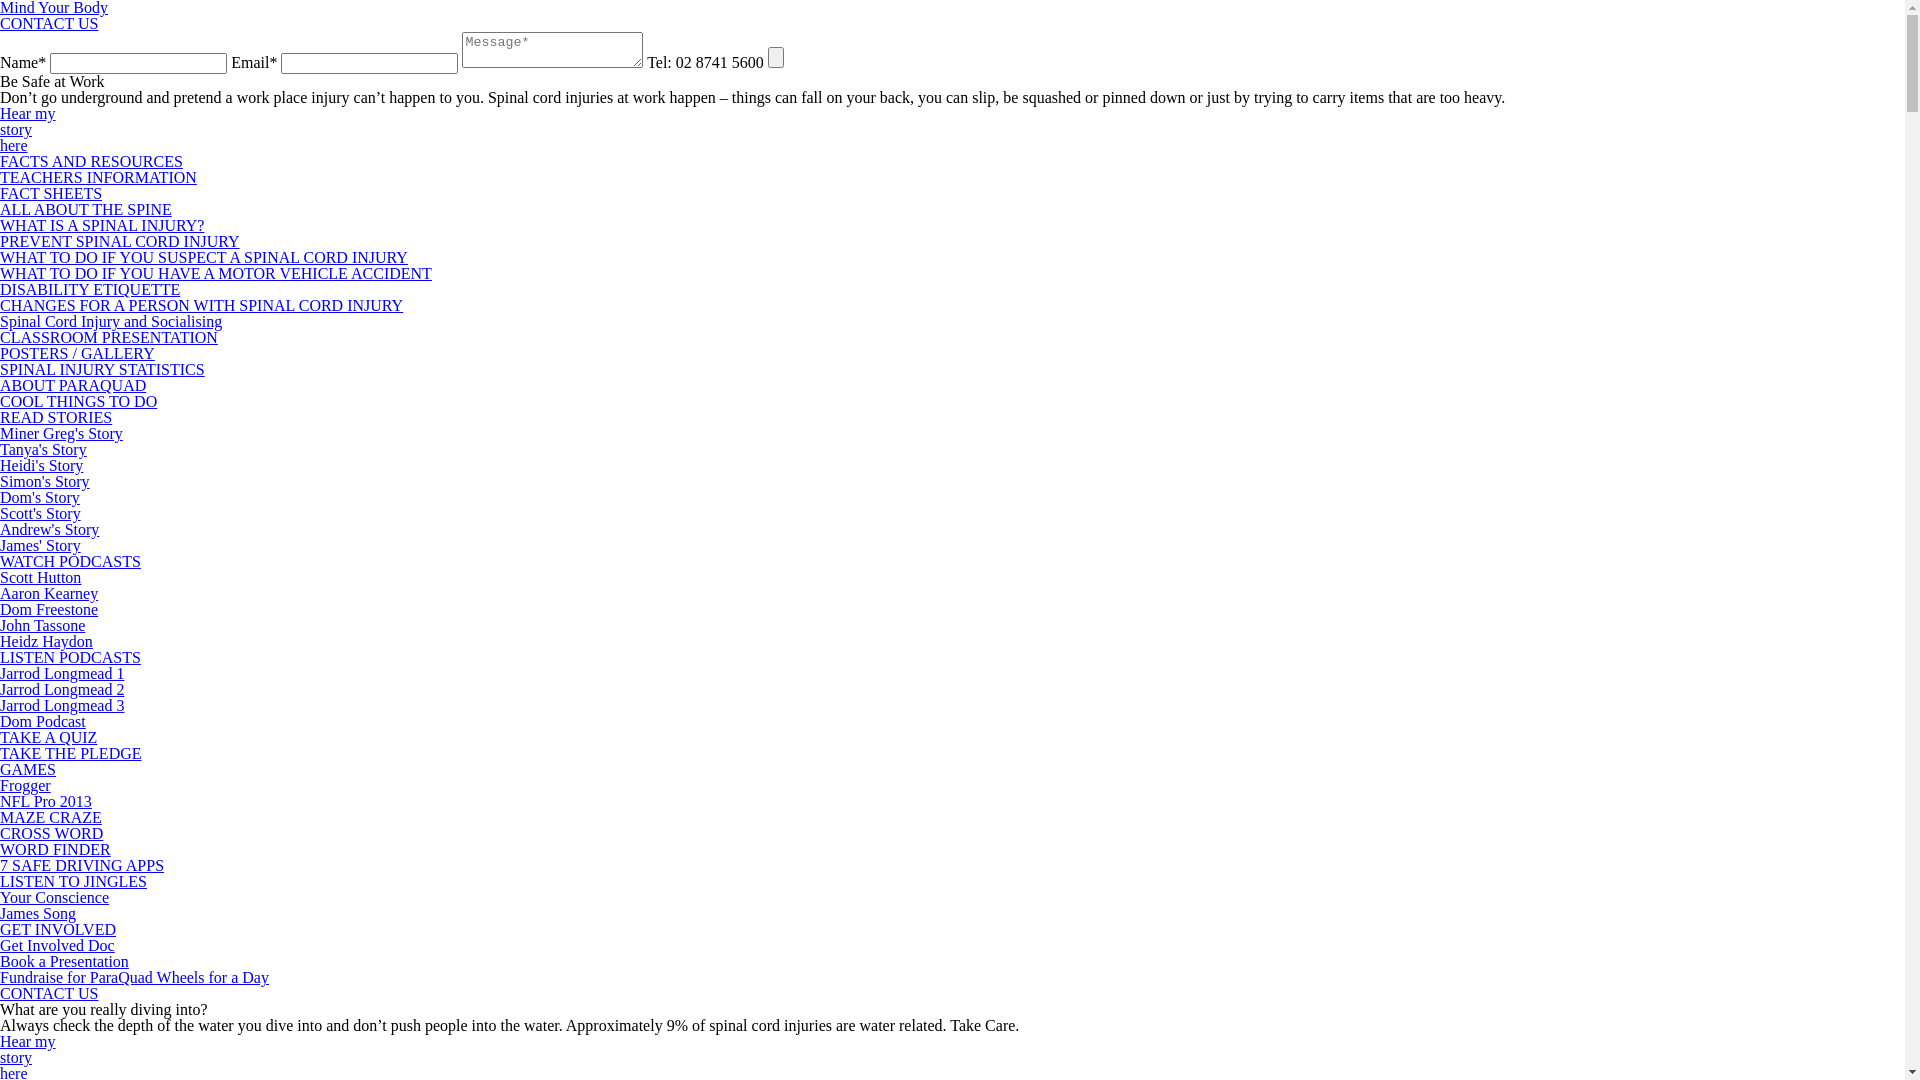 This screenshot has height=1080, width=1920. What do you see at coordinates (0, 512) in the screenshot?
I see `'Scott's Story'` at bounding box center [0, 512].